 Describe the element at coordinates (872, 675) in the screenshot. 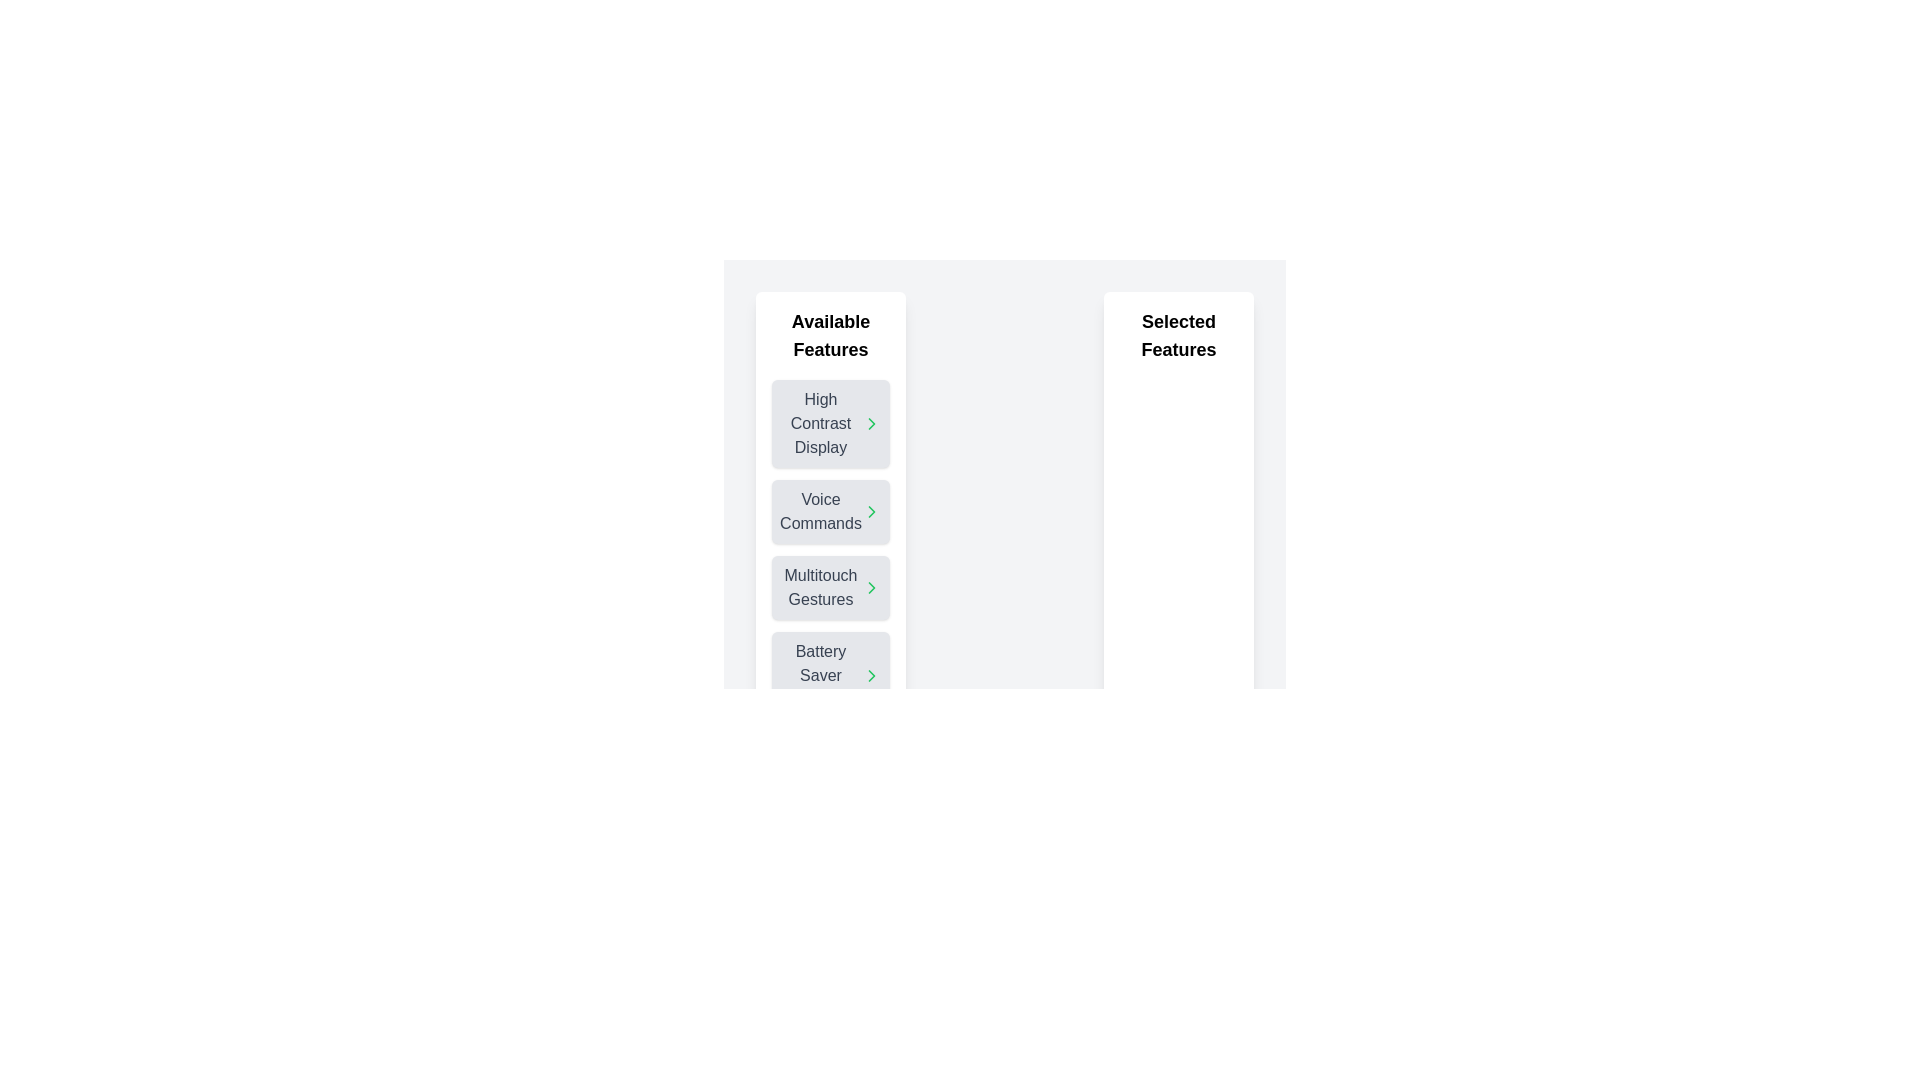

I see `the transfer button for the item 'Battery Saver Mode' in the available features list to move it to the selected features list` at that location.